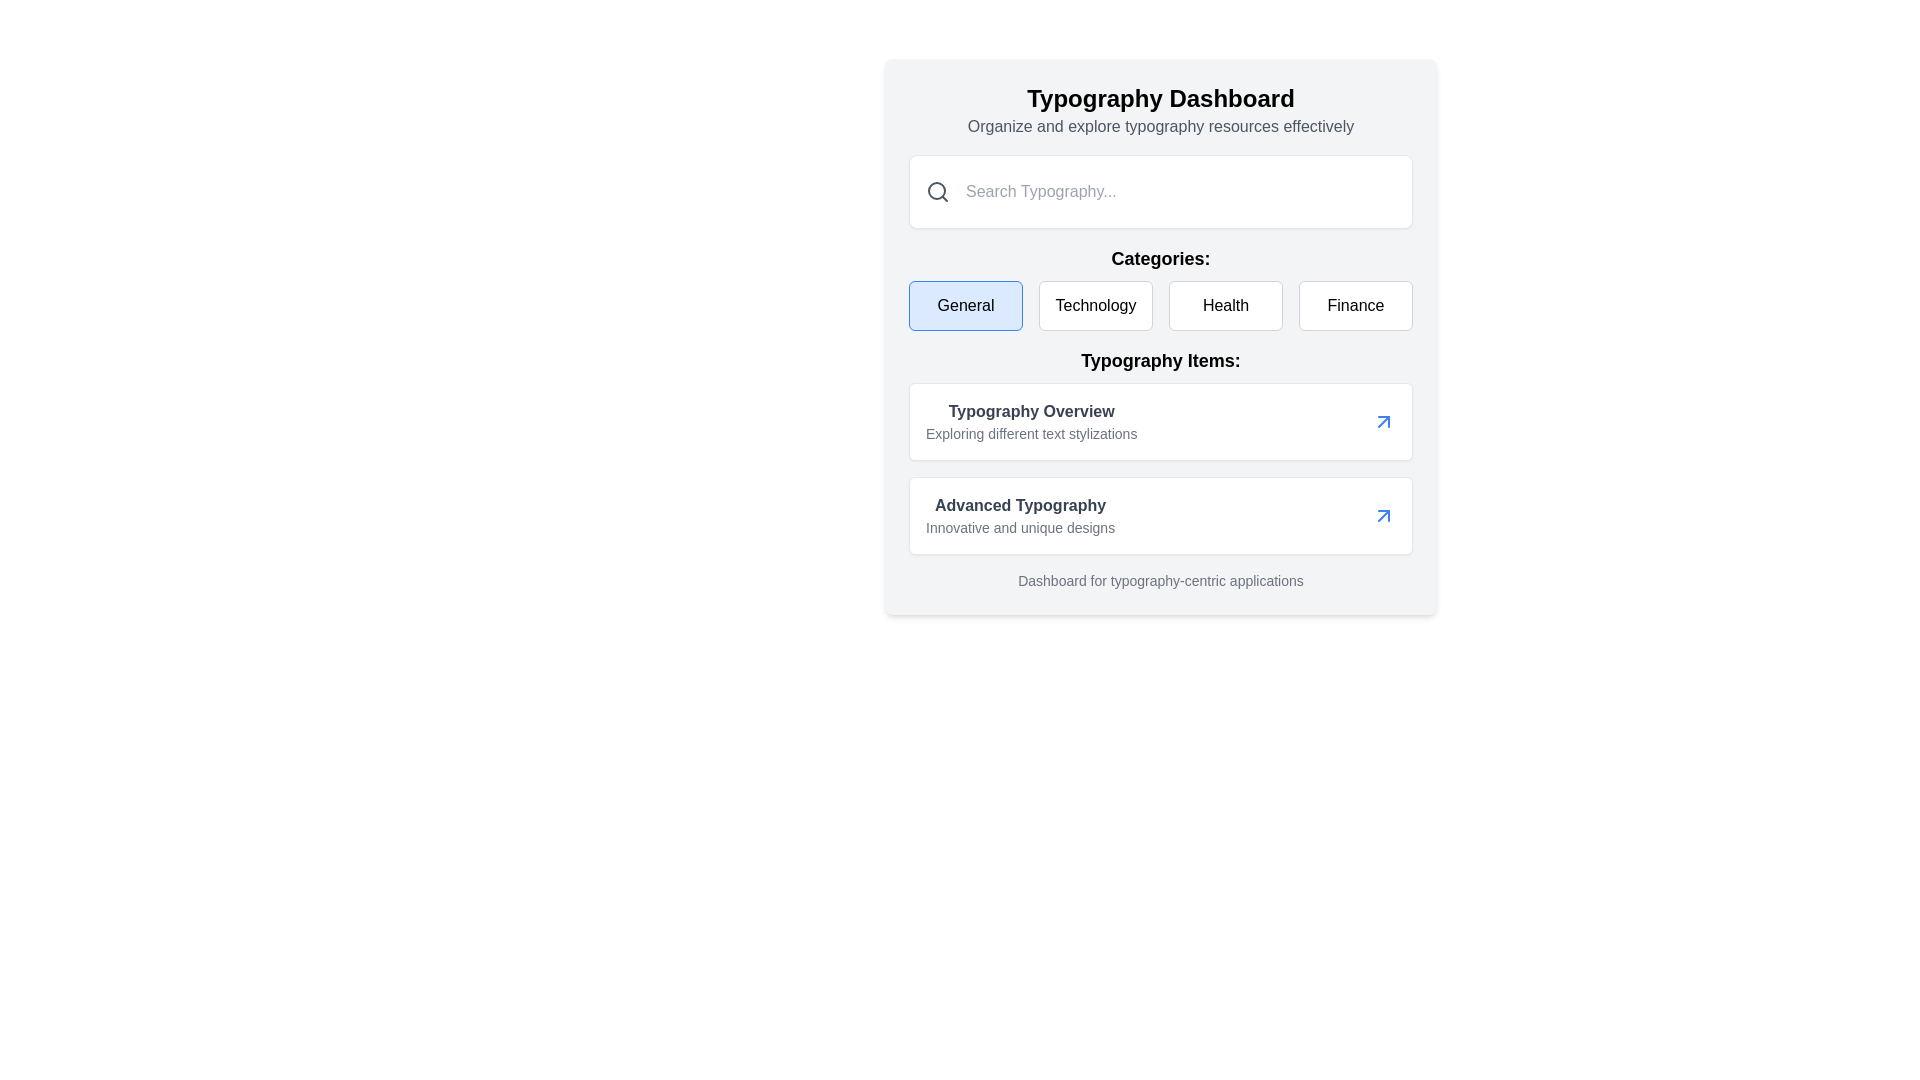 This screenshot has height=1080, width=1920. I want to click on the title text element located in the 'Typography Items' section, positioned above the 'Exploring different text stylizations' element, so click(1031, 411).